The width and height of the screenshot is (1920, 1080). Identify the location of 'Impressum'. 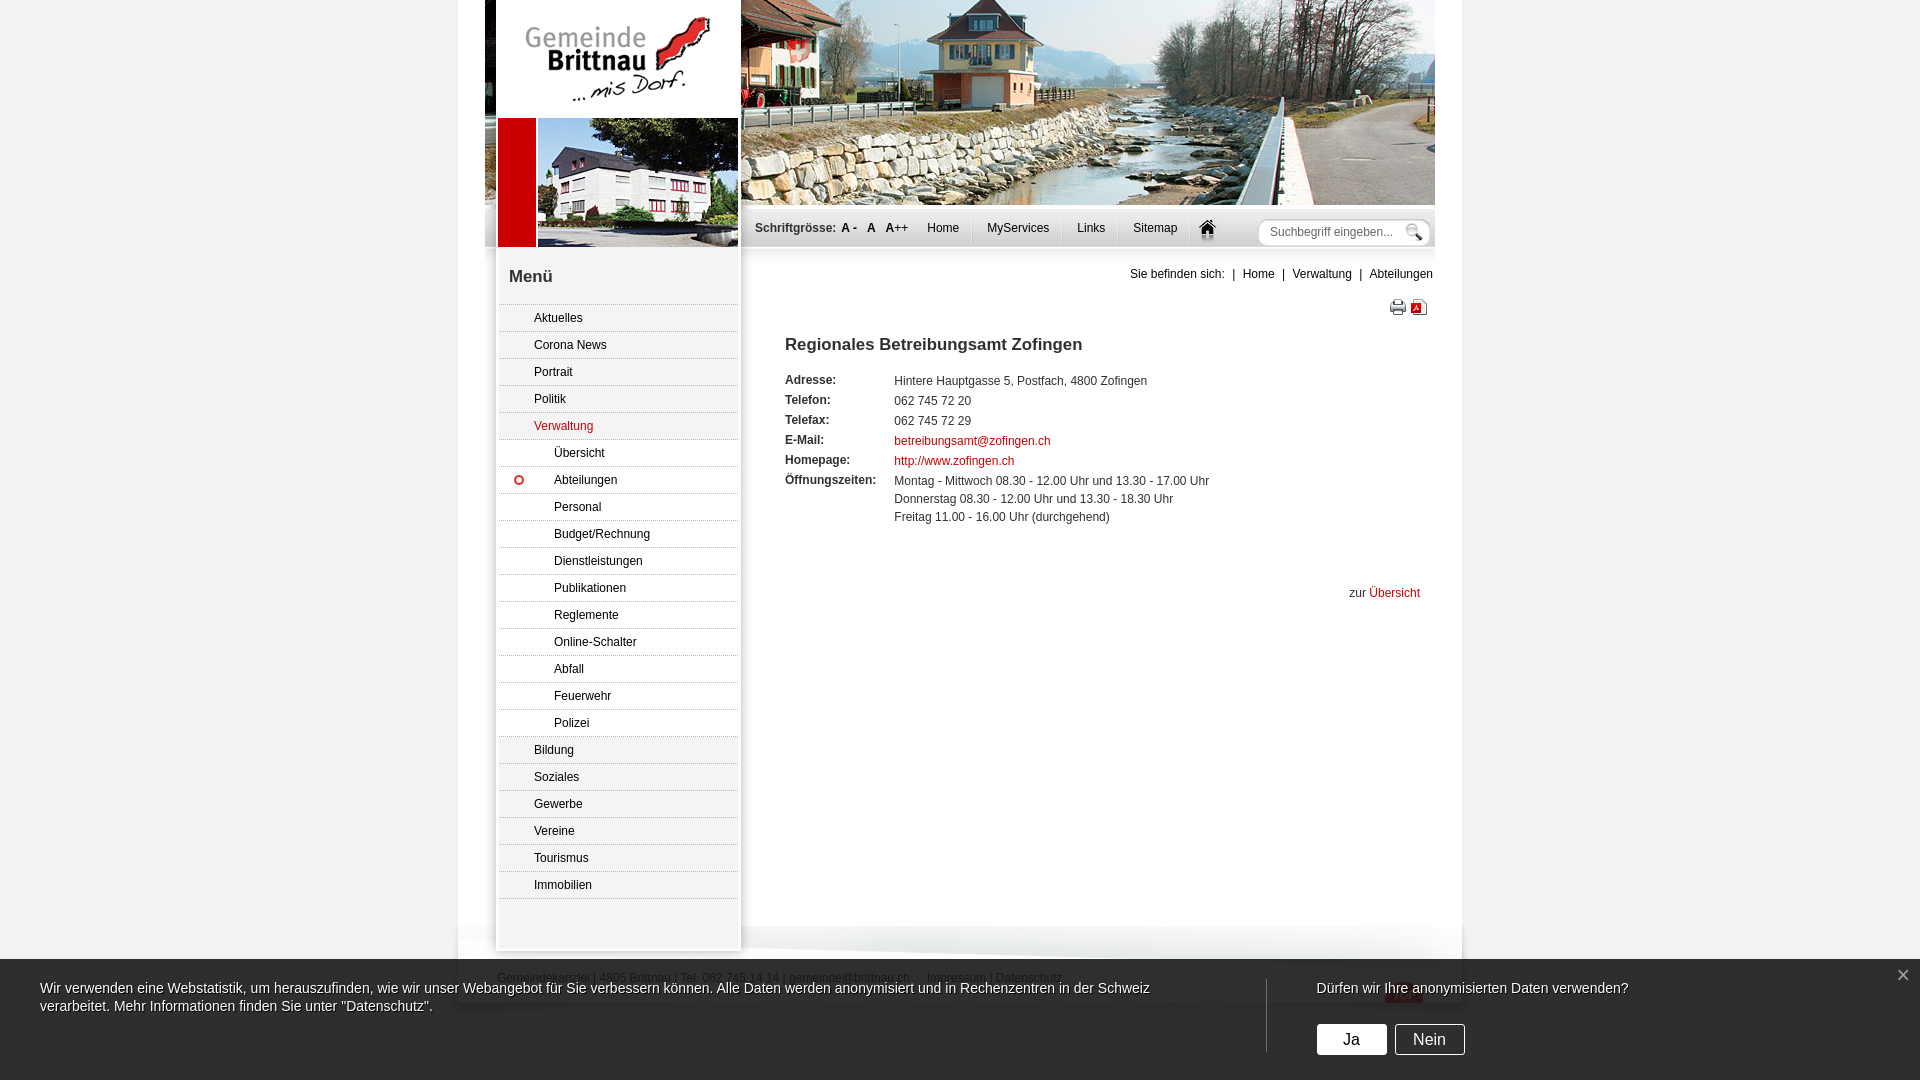
(955, 977).